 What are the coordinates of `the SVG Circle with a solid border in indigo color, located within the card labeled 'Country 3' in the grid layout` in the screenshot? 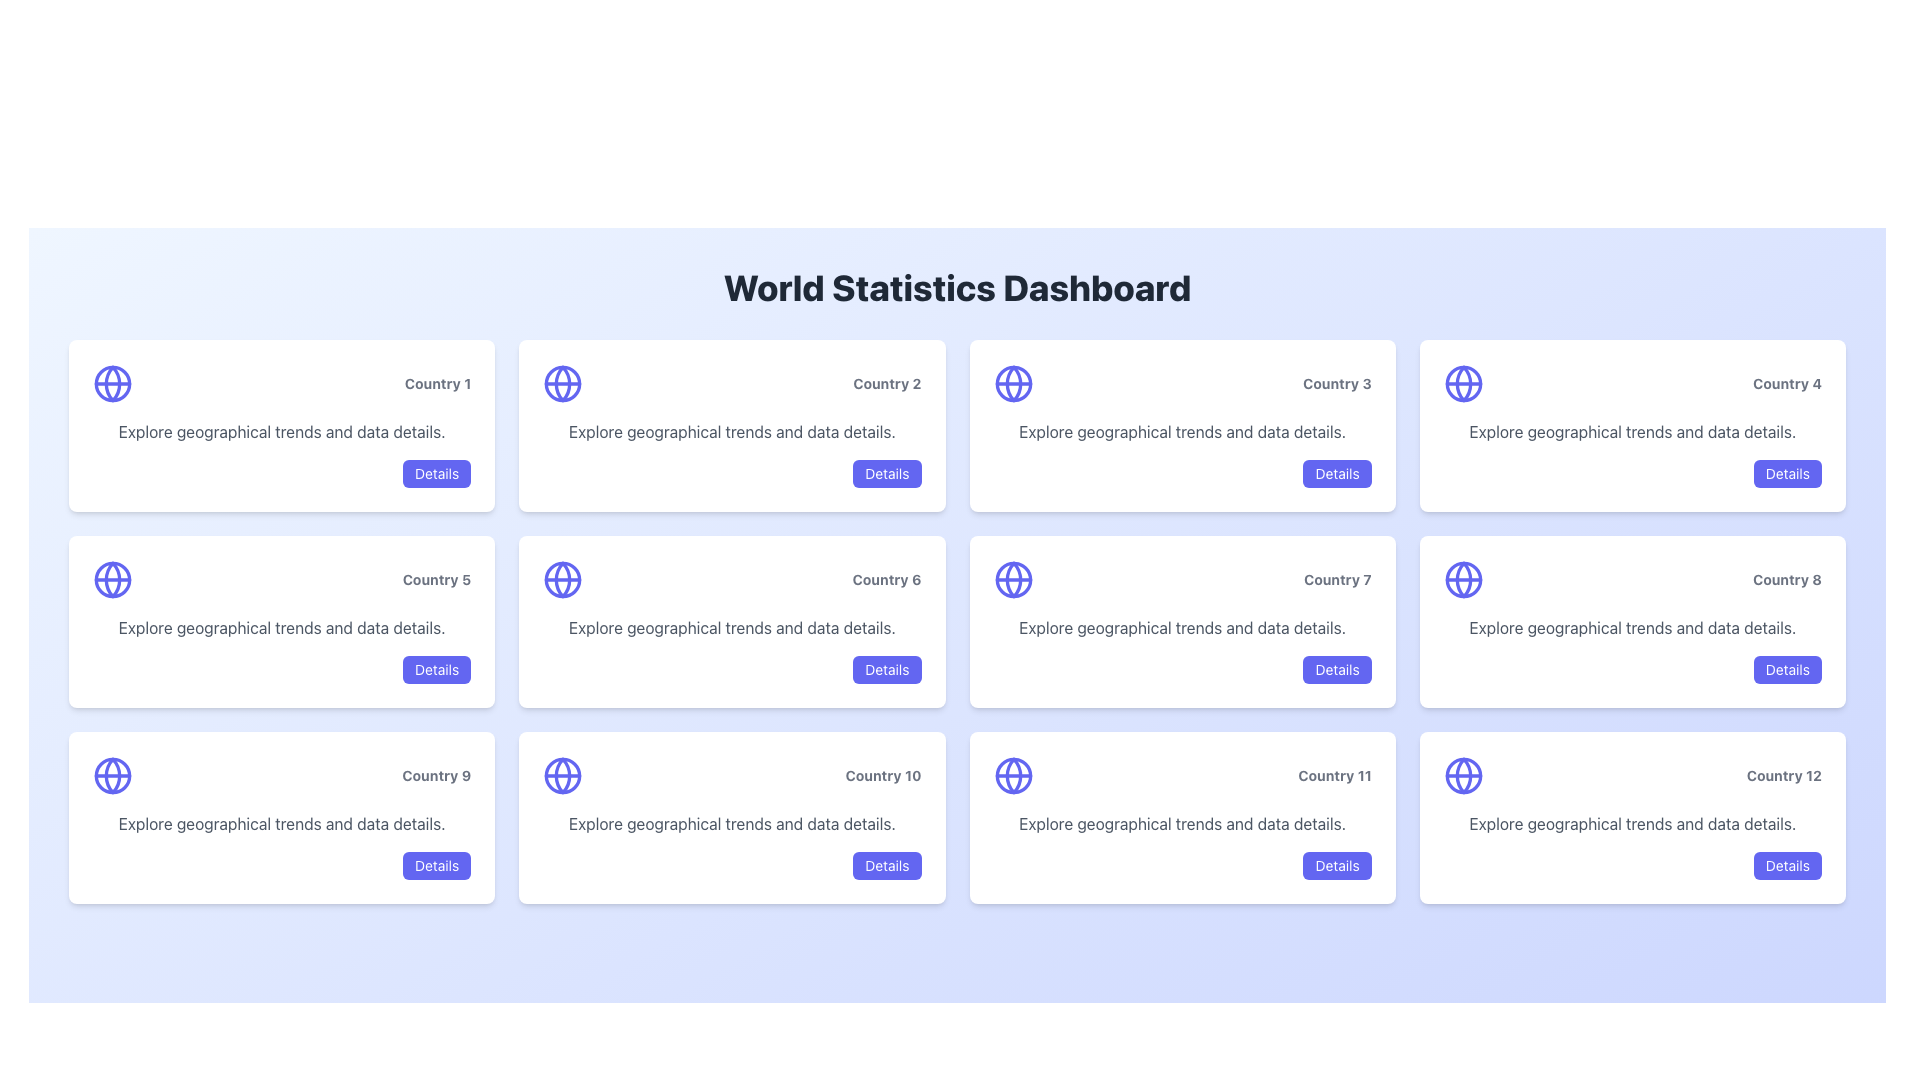 It's located at (1013, 384).